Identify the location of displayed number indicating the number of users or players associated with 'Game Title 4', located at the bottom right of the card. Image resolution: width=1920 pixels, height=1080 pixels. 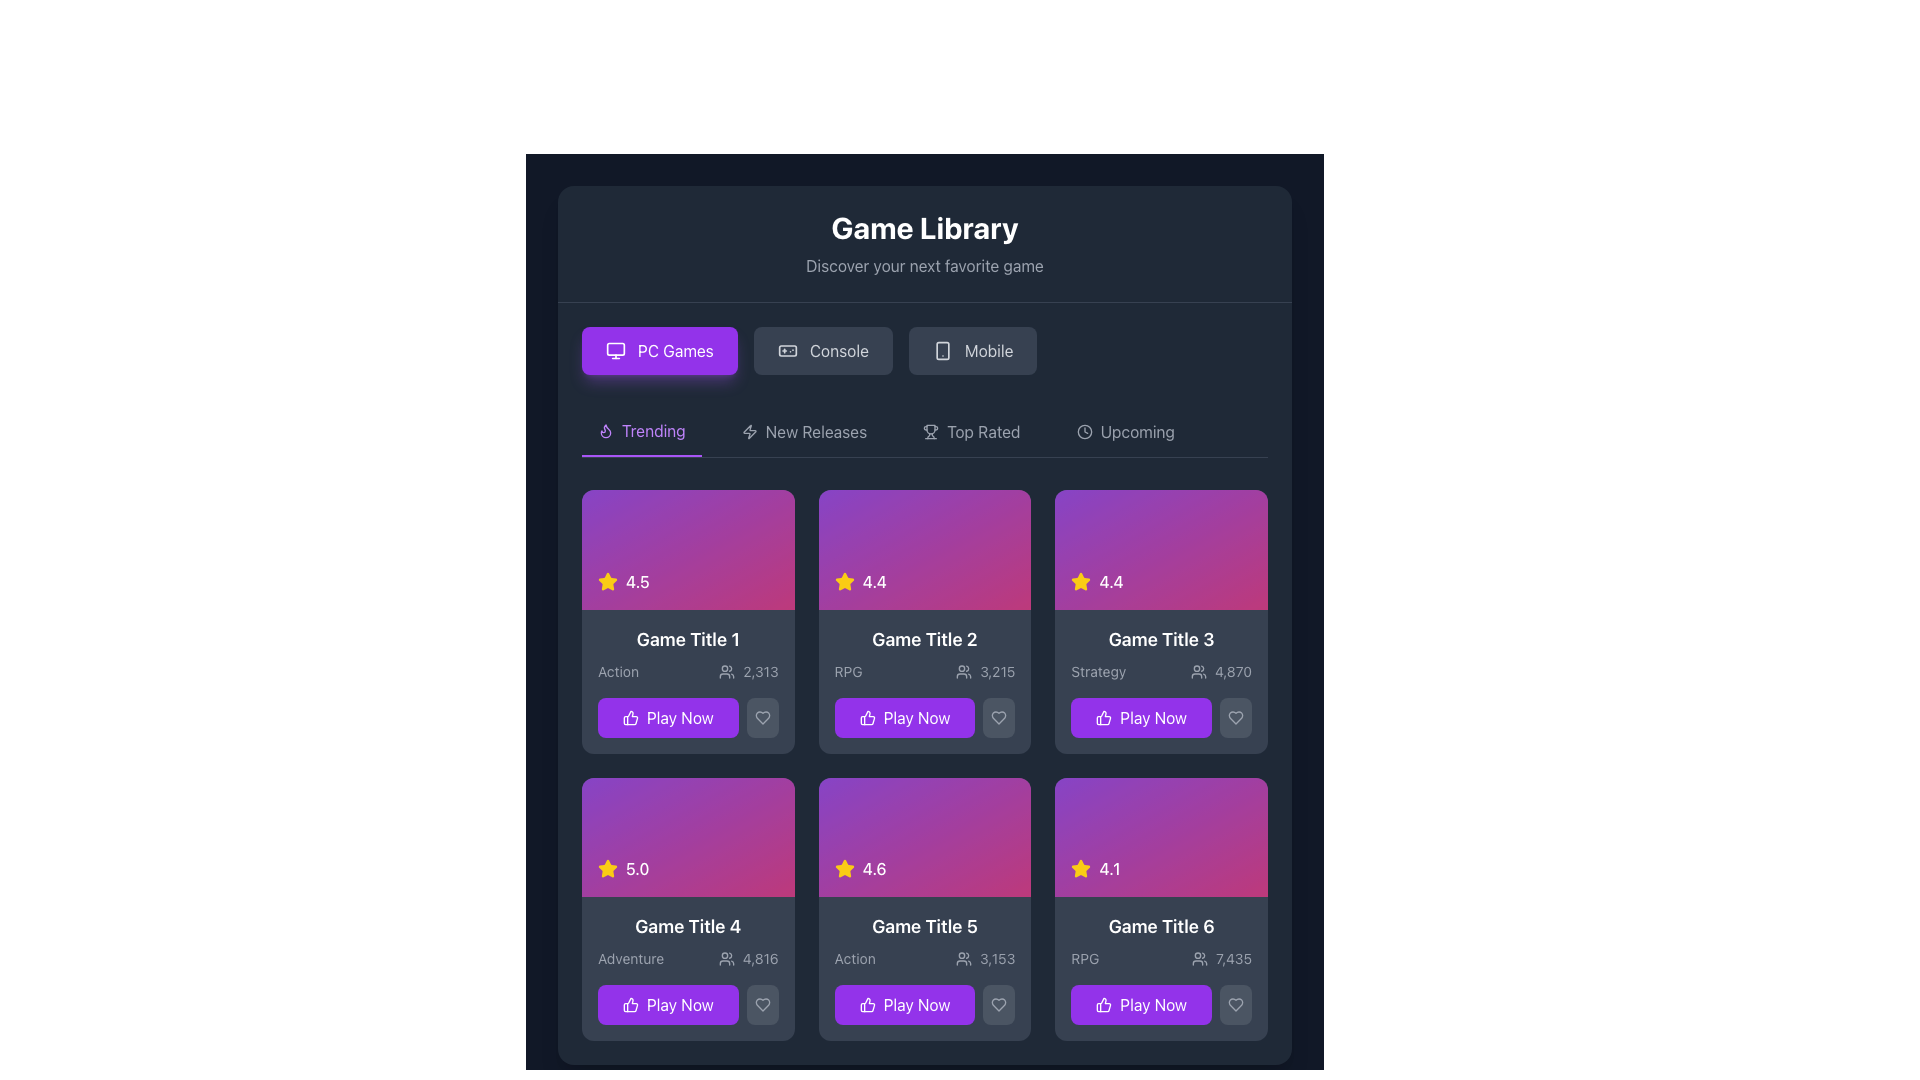
(759, 958).